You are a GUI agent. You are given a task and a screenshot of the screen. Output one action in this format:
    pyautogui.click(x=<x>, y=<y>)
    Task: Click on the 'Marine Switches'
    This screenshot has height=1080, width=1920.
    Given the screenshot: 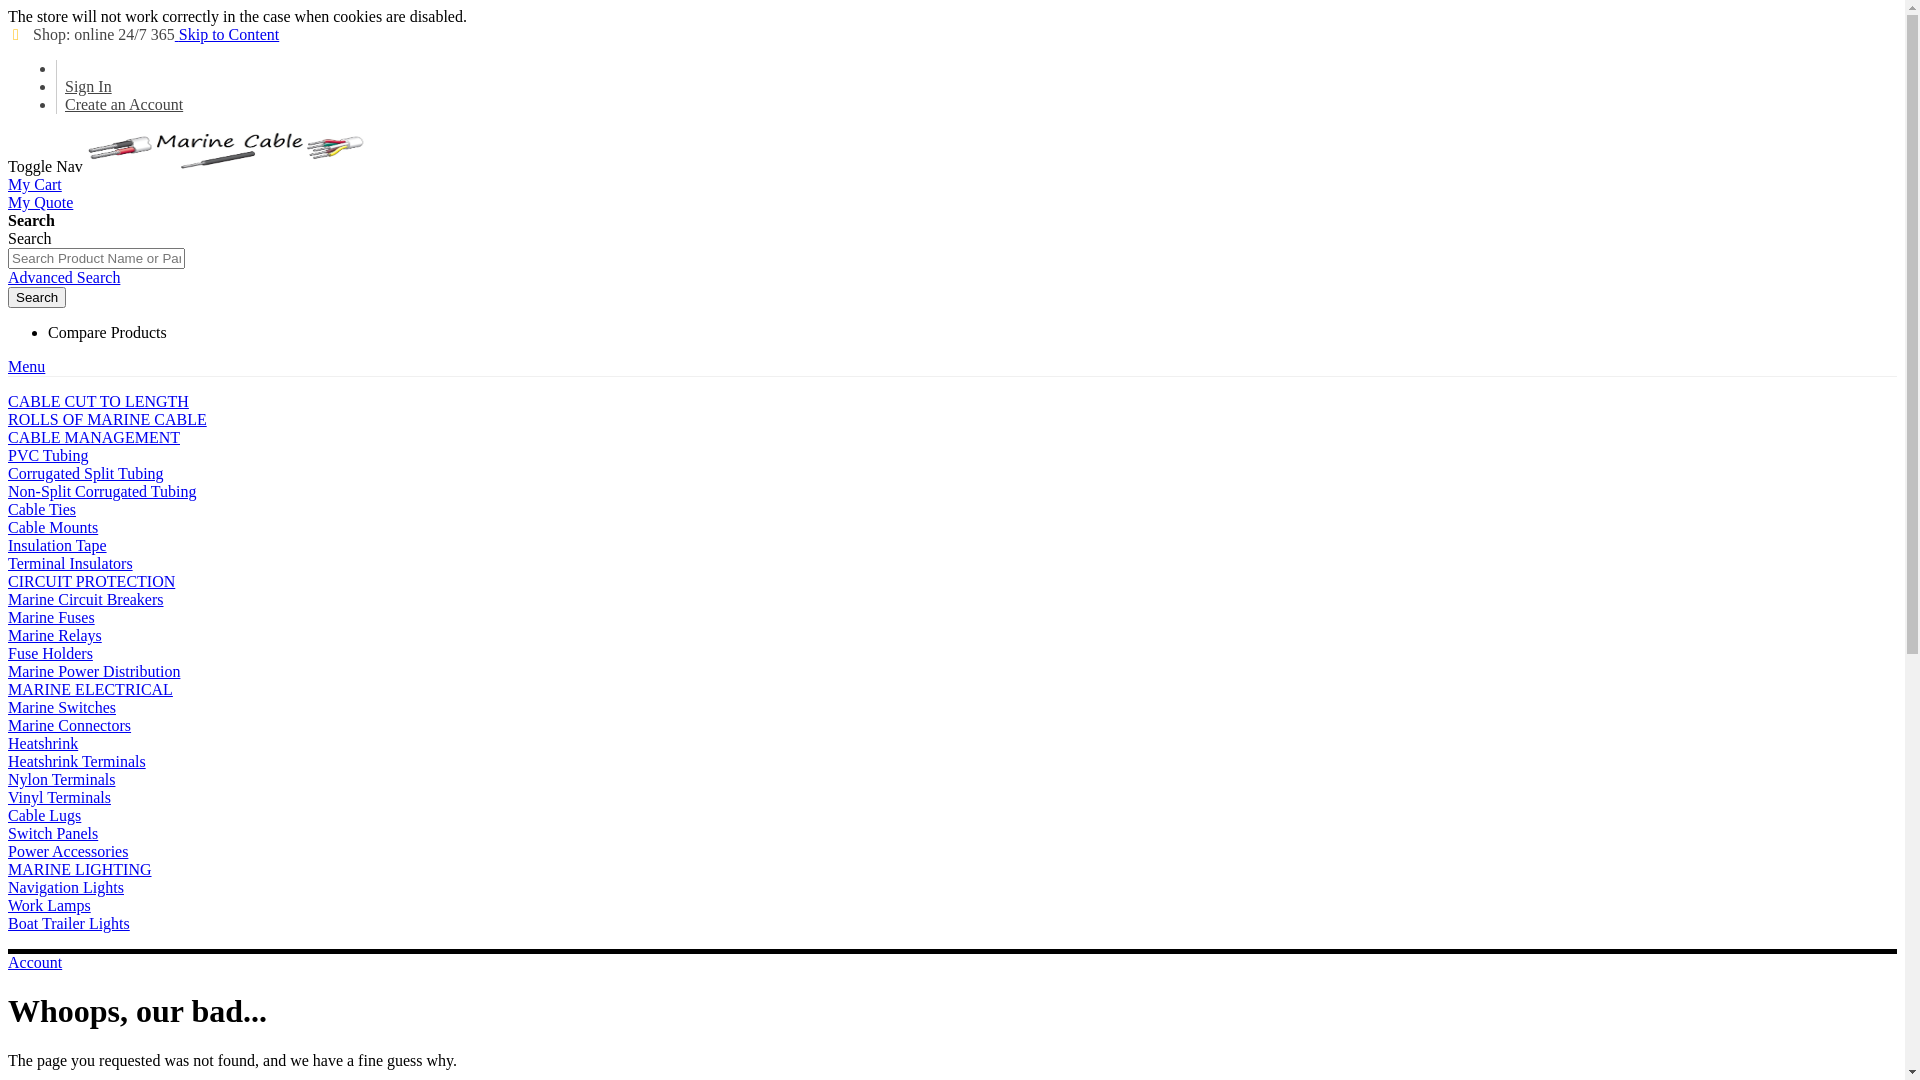 What is the action you would take?
    pyautogui.click(x=62, y=706)
    